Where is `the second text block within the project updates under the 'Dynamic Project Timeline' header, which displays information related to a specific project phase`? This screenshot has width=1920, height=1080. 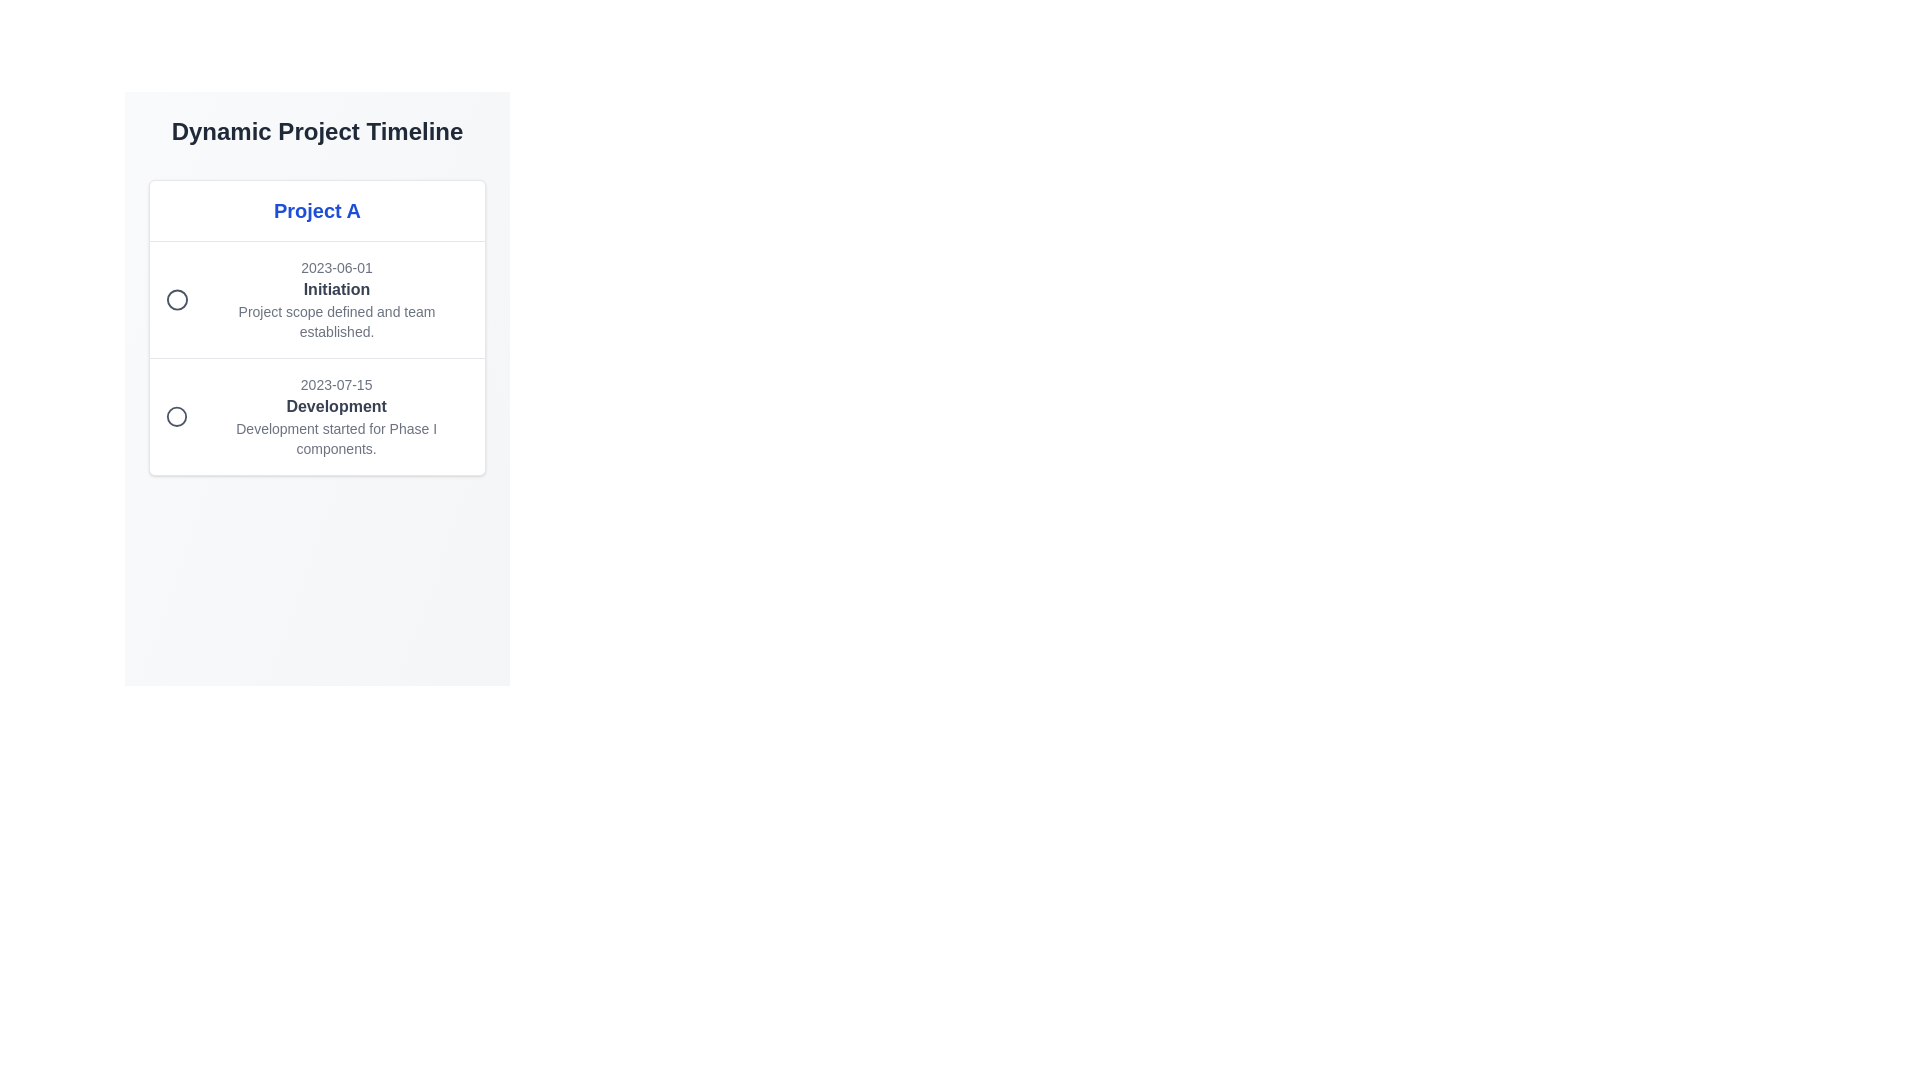
the second text block within the project updates under the 'Dynamic Project Timeline' header, which displays information related to a specific project phase is located at coordinates (336, 415).